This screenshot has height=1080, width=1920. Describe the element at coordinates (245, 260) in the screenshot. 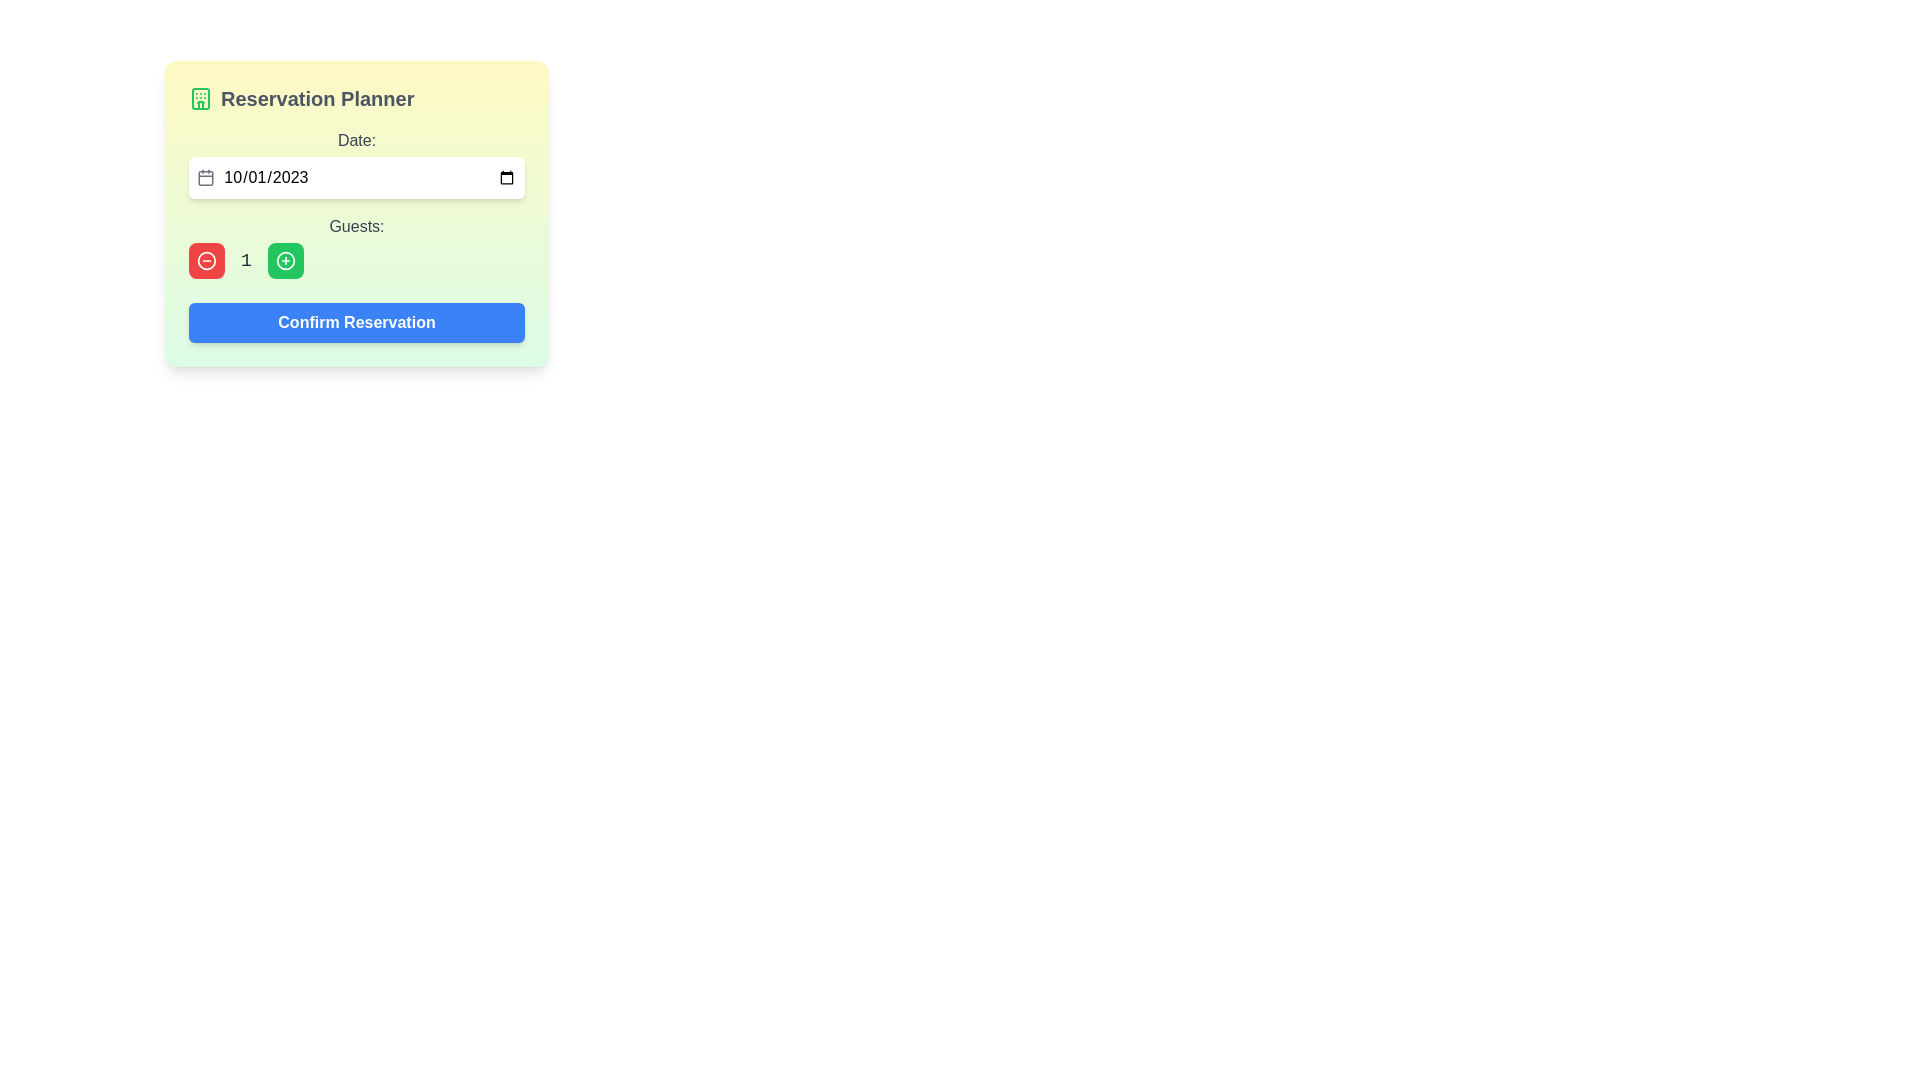

I see `the static text displaying the current count of selected guests, located in the 'Reservation Planner' interface between the red minus button and the green plus button` at that location.